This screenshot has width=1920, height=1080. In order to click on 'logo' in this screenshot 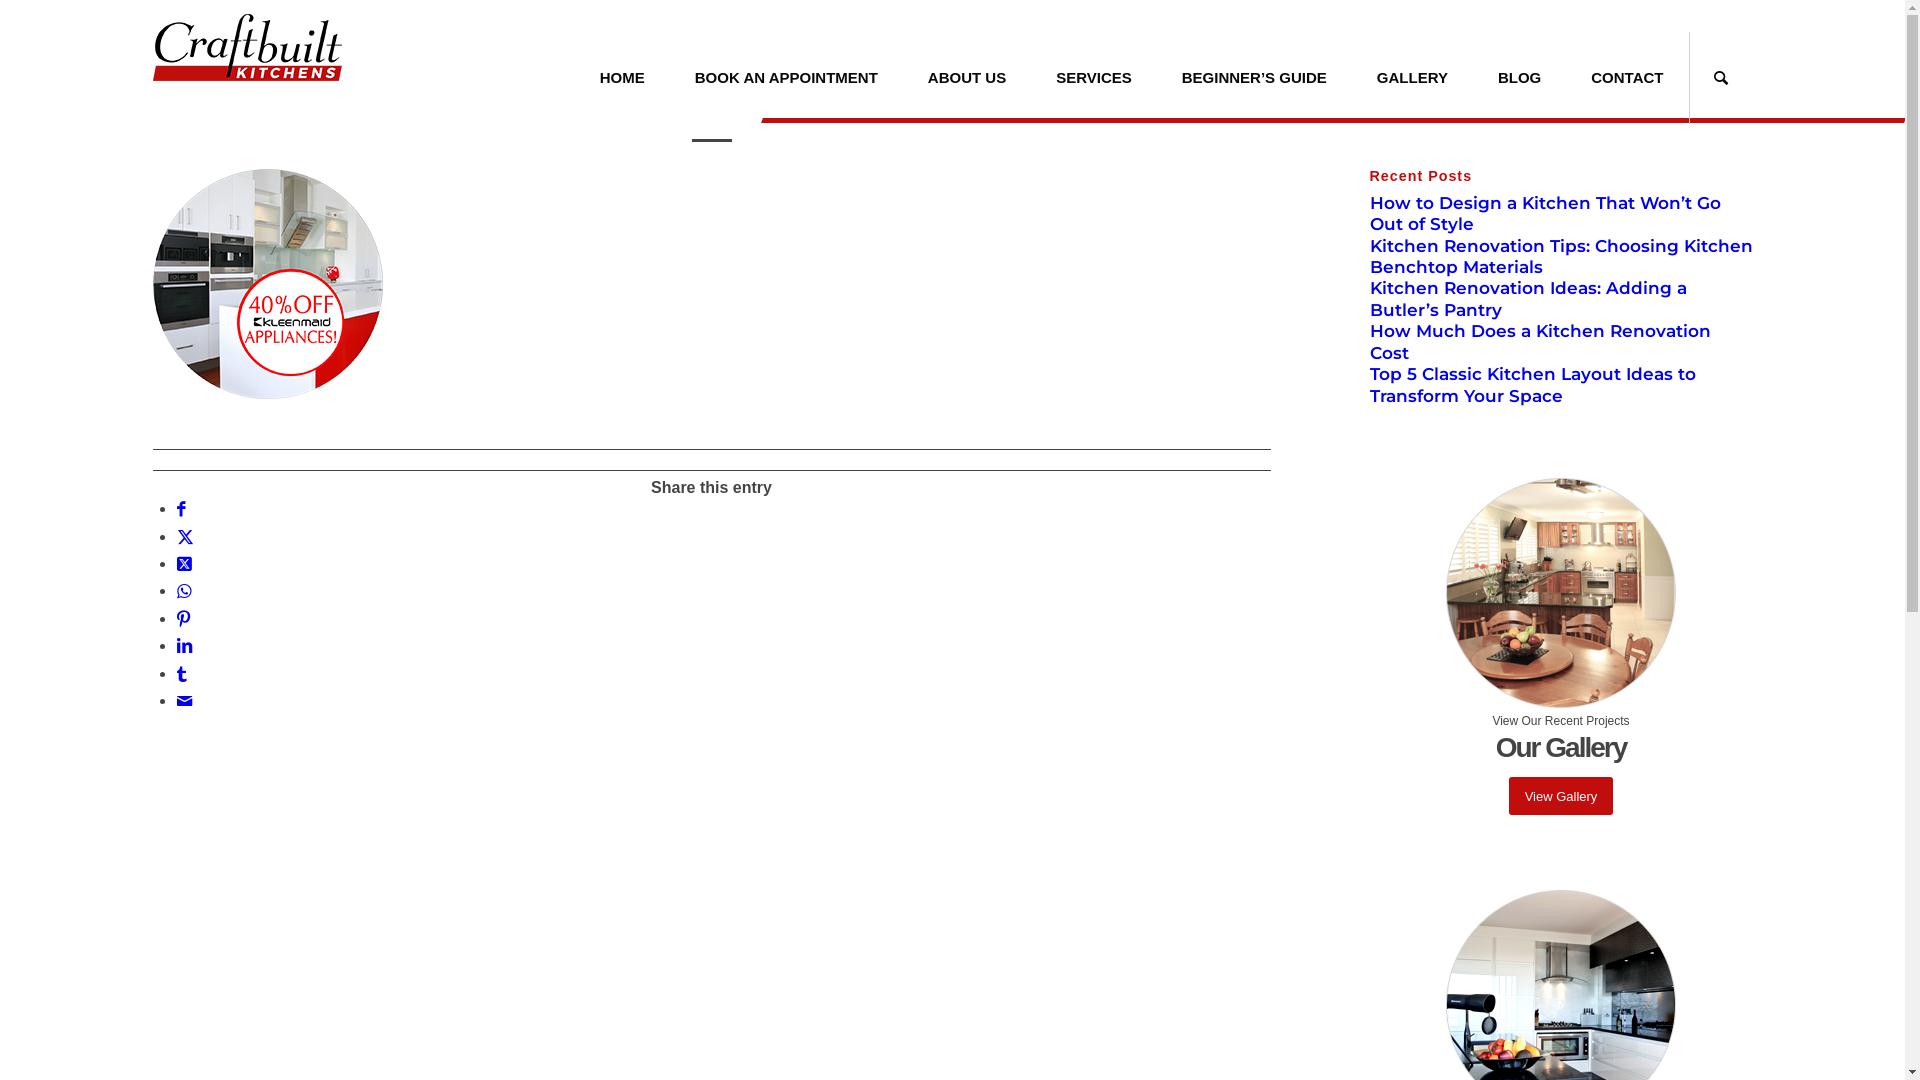, I will do `click(245, 57)`.